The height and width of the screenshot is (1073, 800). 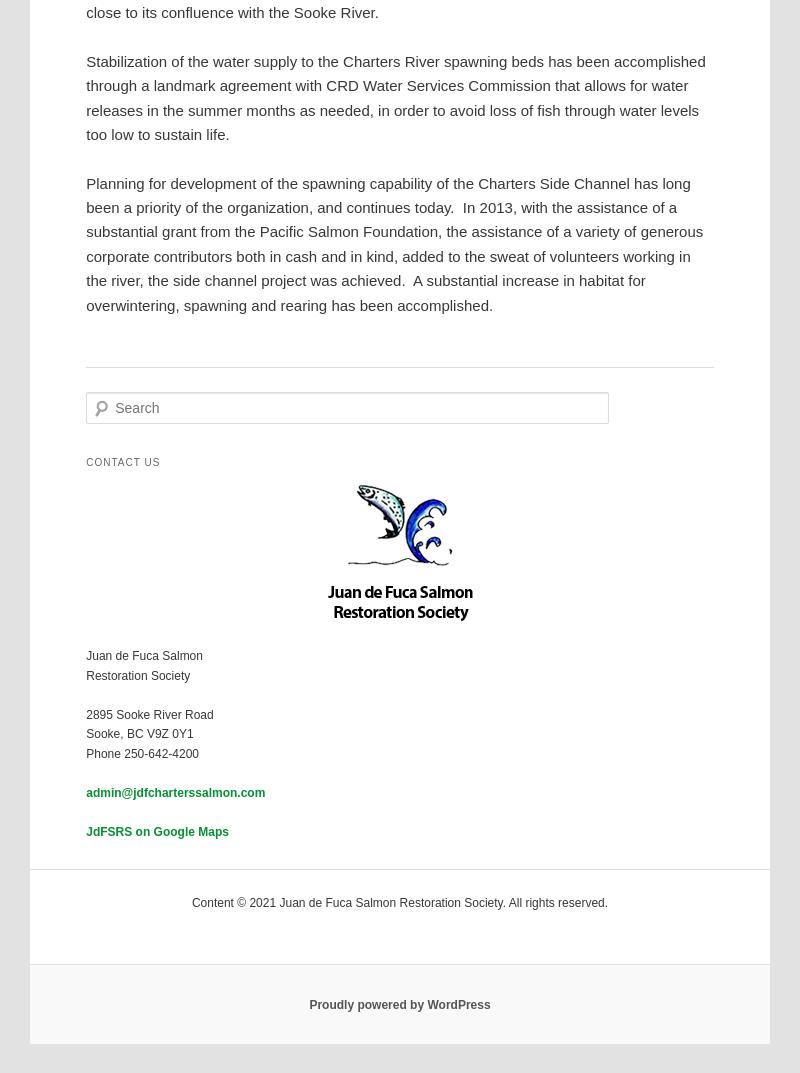 I want to click on 'Stabilization of the water supply to the Charters River spawning beds has been accomplished through a landmark agreement with CRD Water Services Commission that allows for water releases in the summer months as needed, in order to avoid loss of fish through water levels too low to sustain life.', so click(x=86, y=96).